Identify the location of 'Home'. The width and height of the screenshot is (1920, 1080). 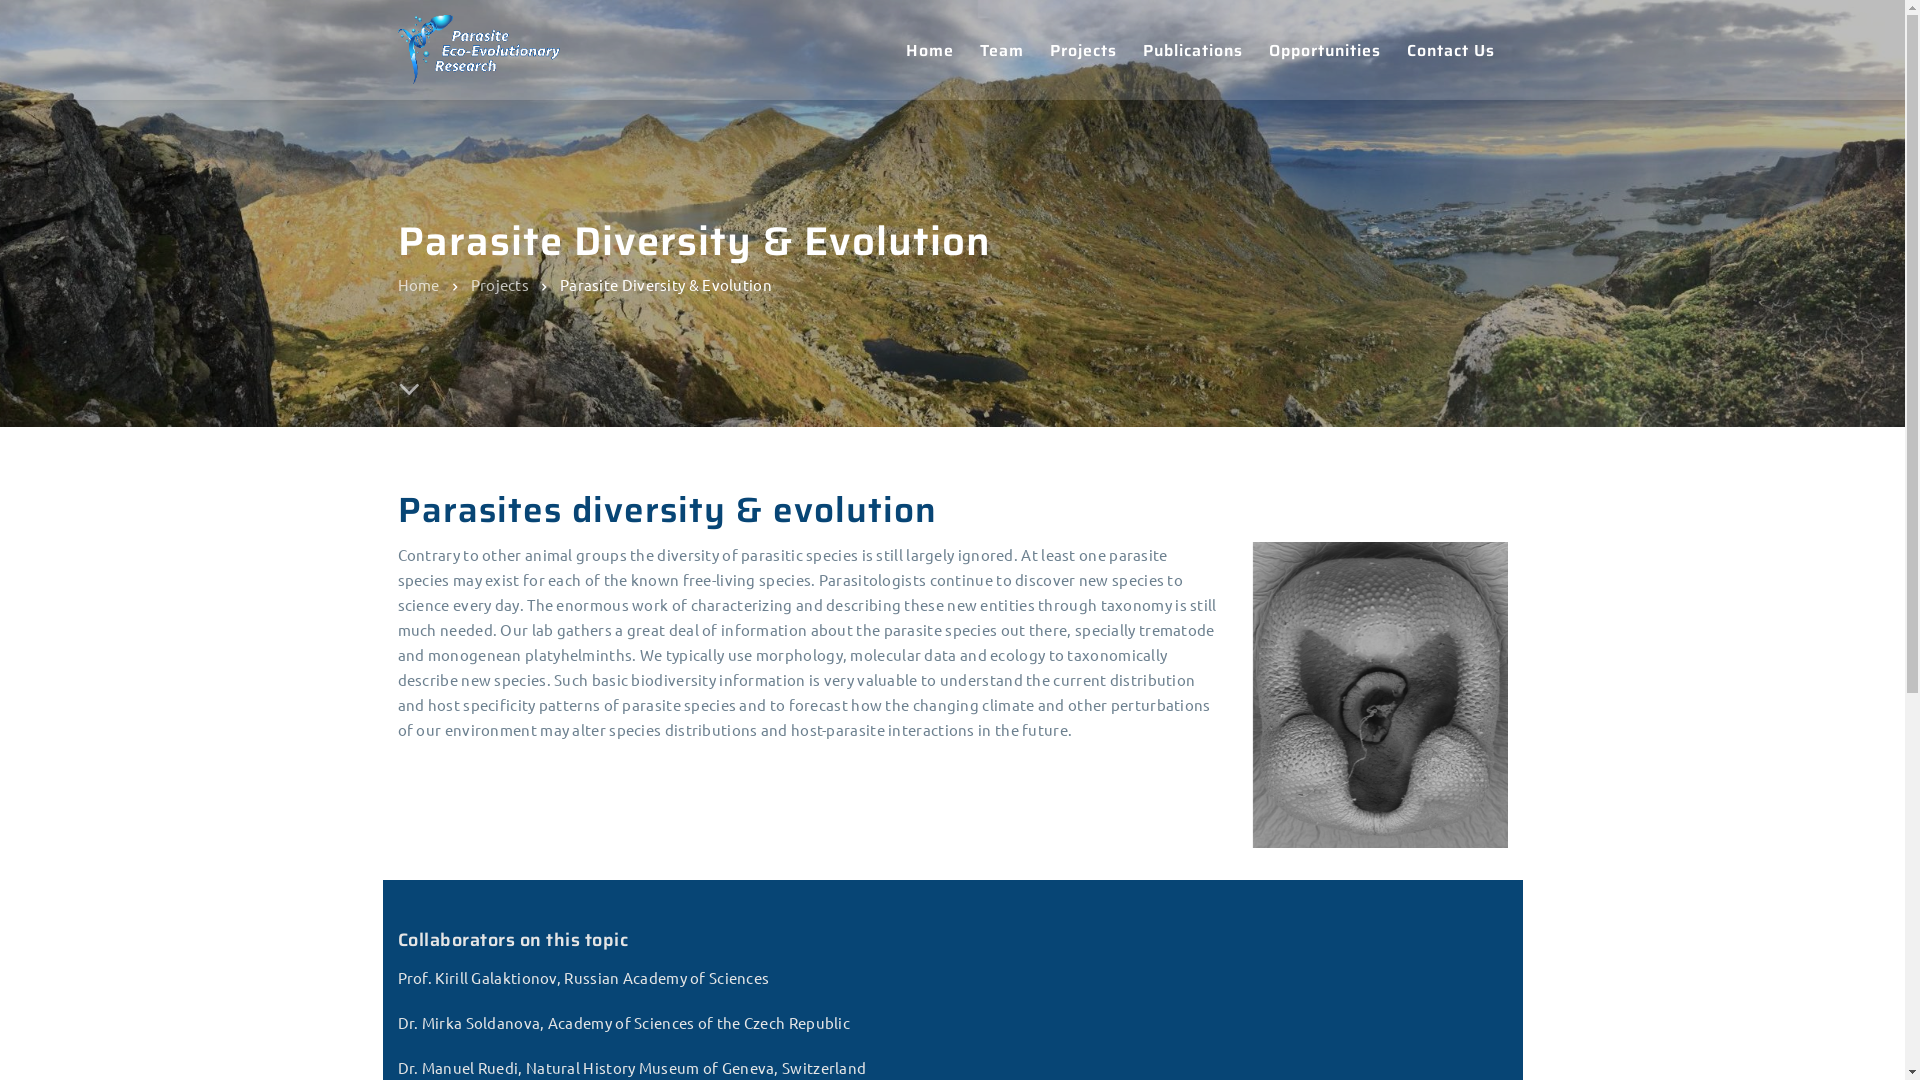
(417, 283).